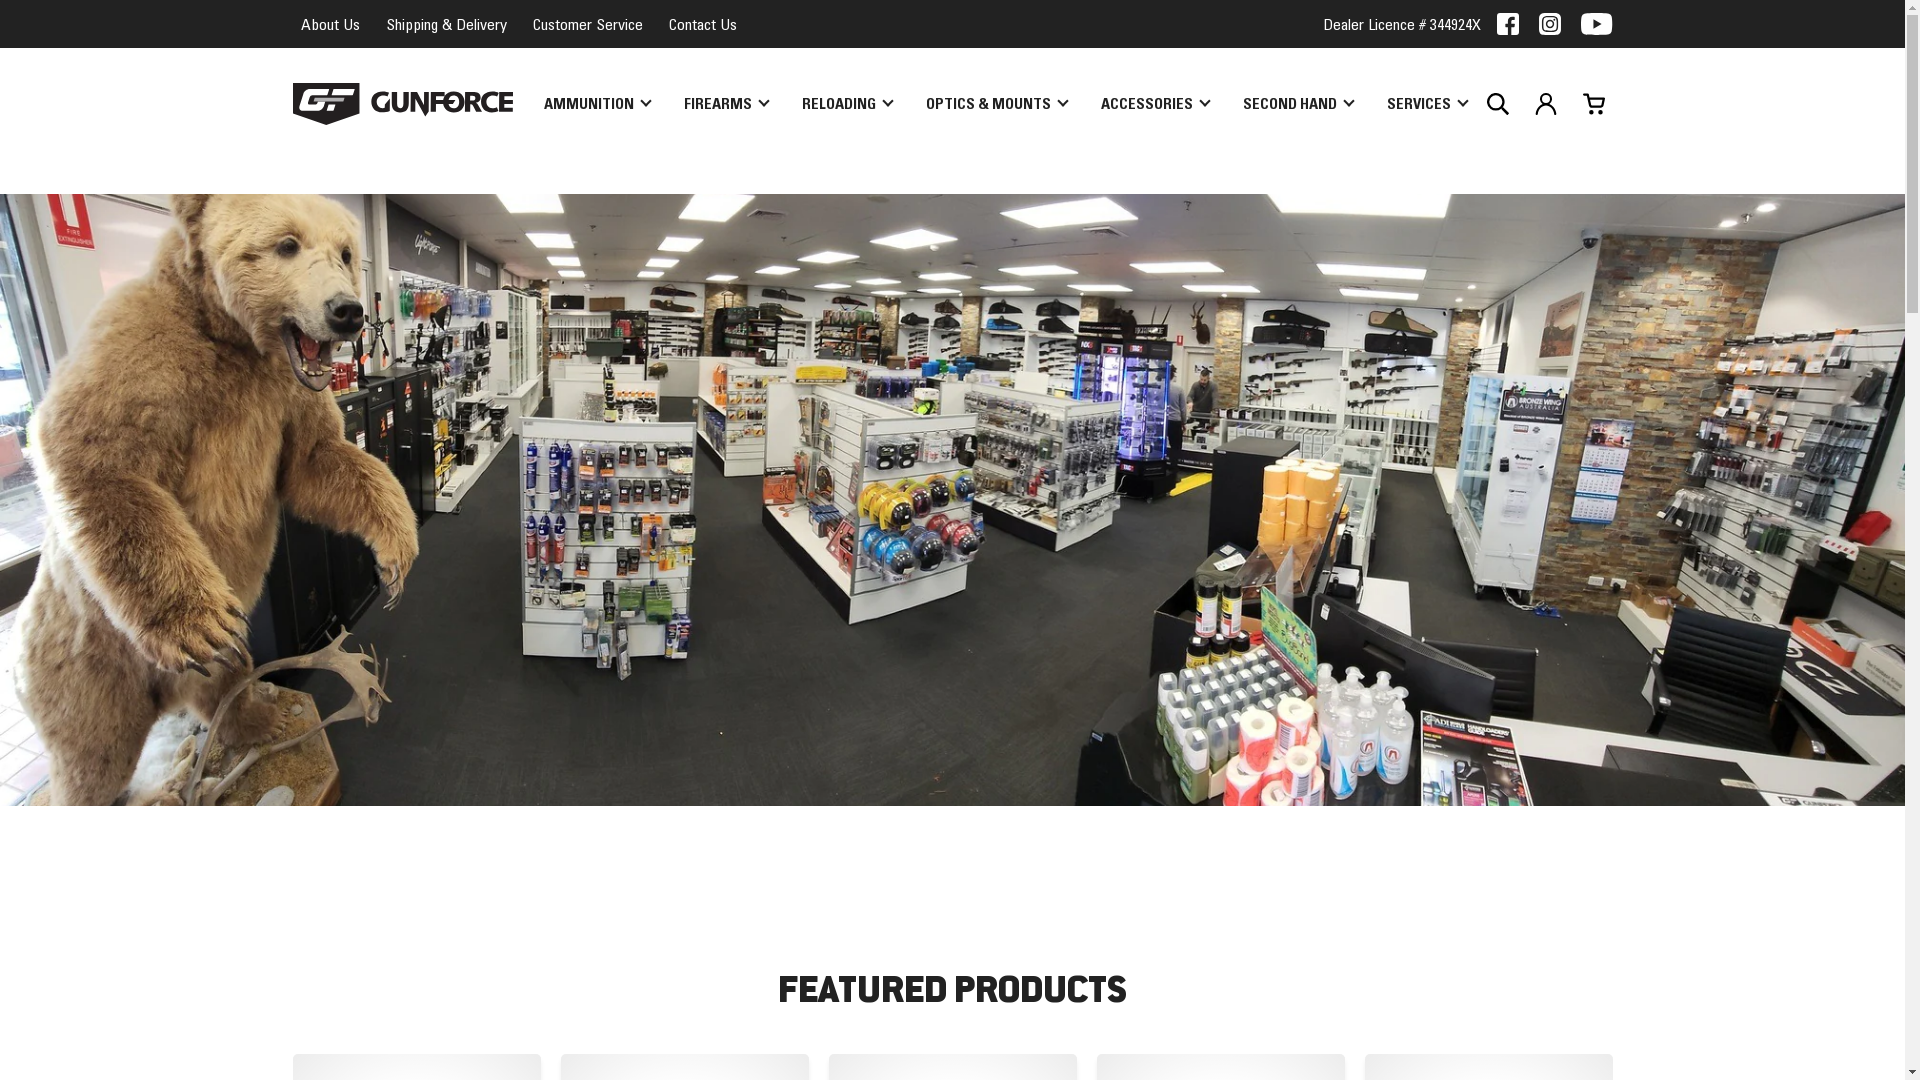  I want to click on 'OPTICS & MOUNTS', so click(996, 104).